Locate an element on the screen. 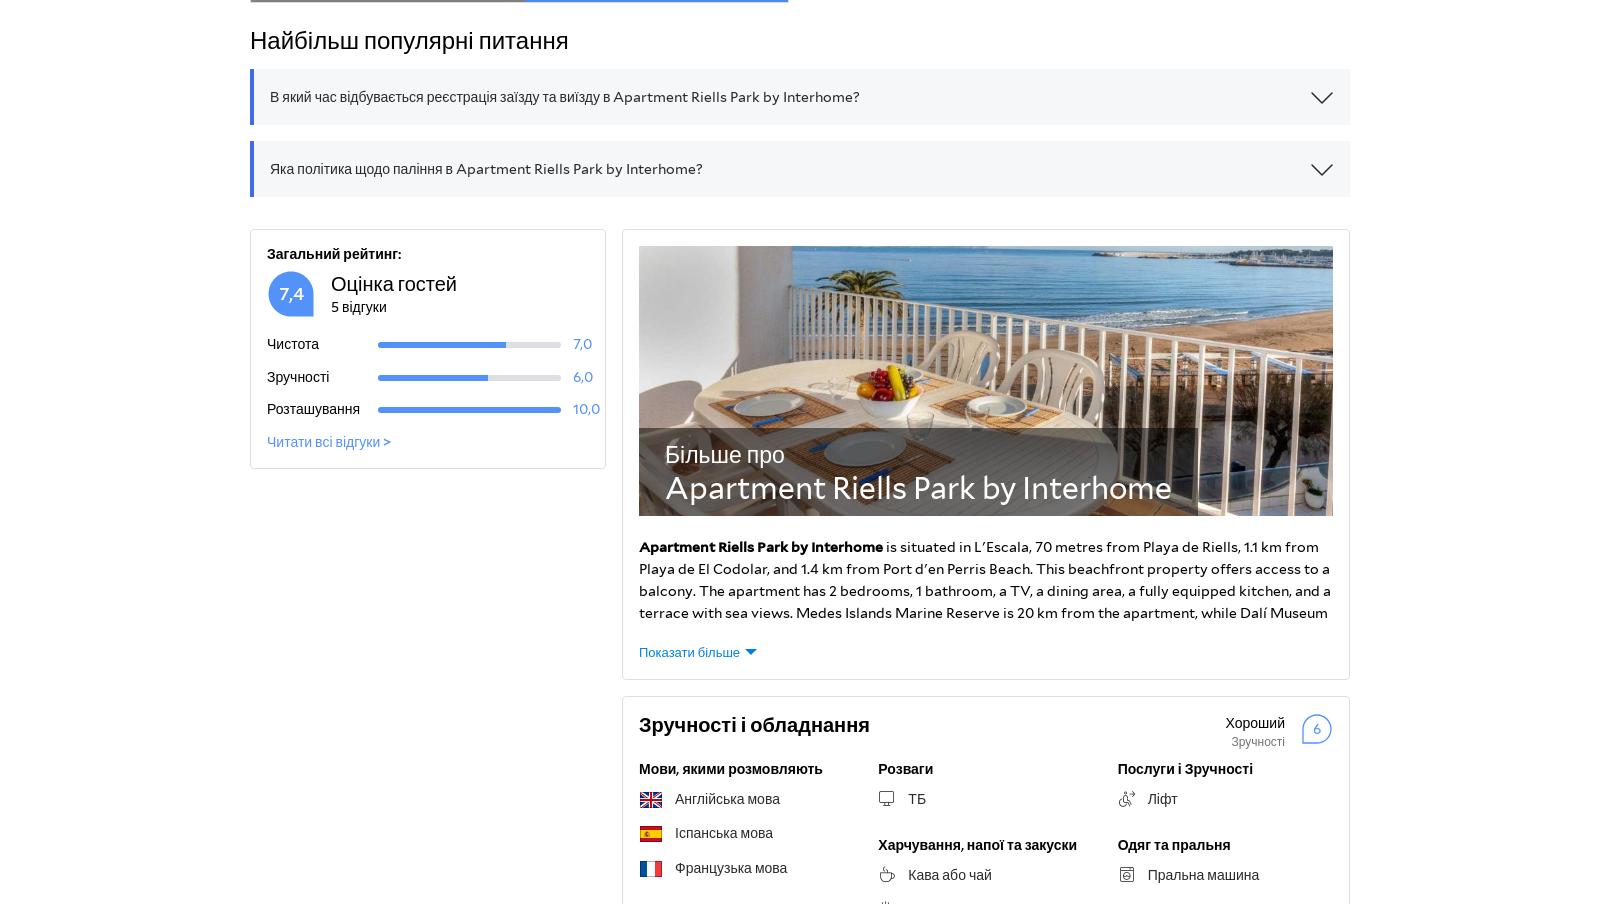  '7,4' is located at coordinates (290, 293).